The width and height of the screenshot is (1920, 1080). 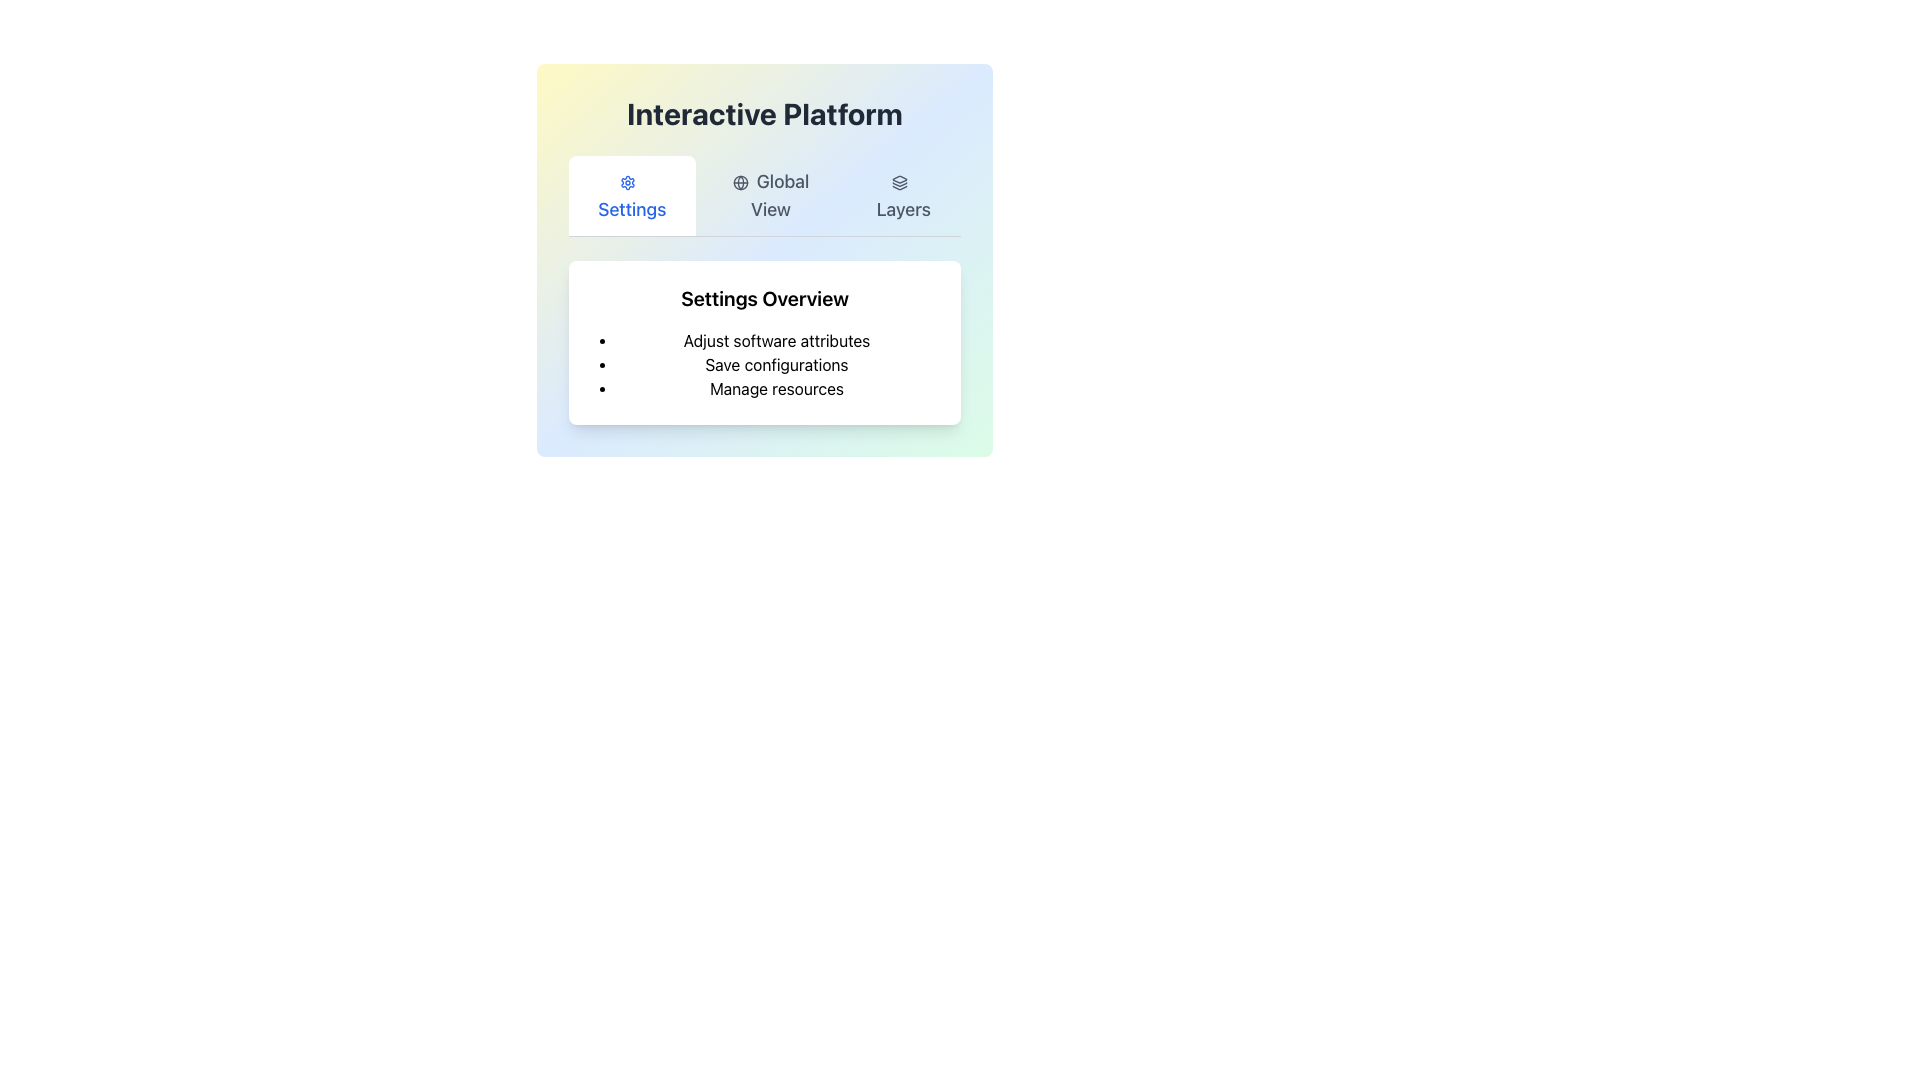 What do you see at coordinates (902, 196) in the screenshot?
I see `the 'Layers' button, which is the third button in a row of navigation buttons` at bounding box center [902, 196].